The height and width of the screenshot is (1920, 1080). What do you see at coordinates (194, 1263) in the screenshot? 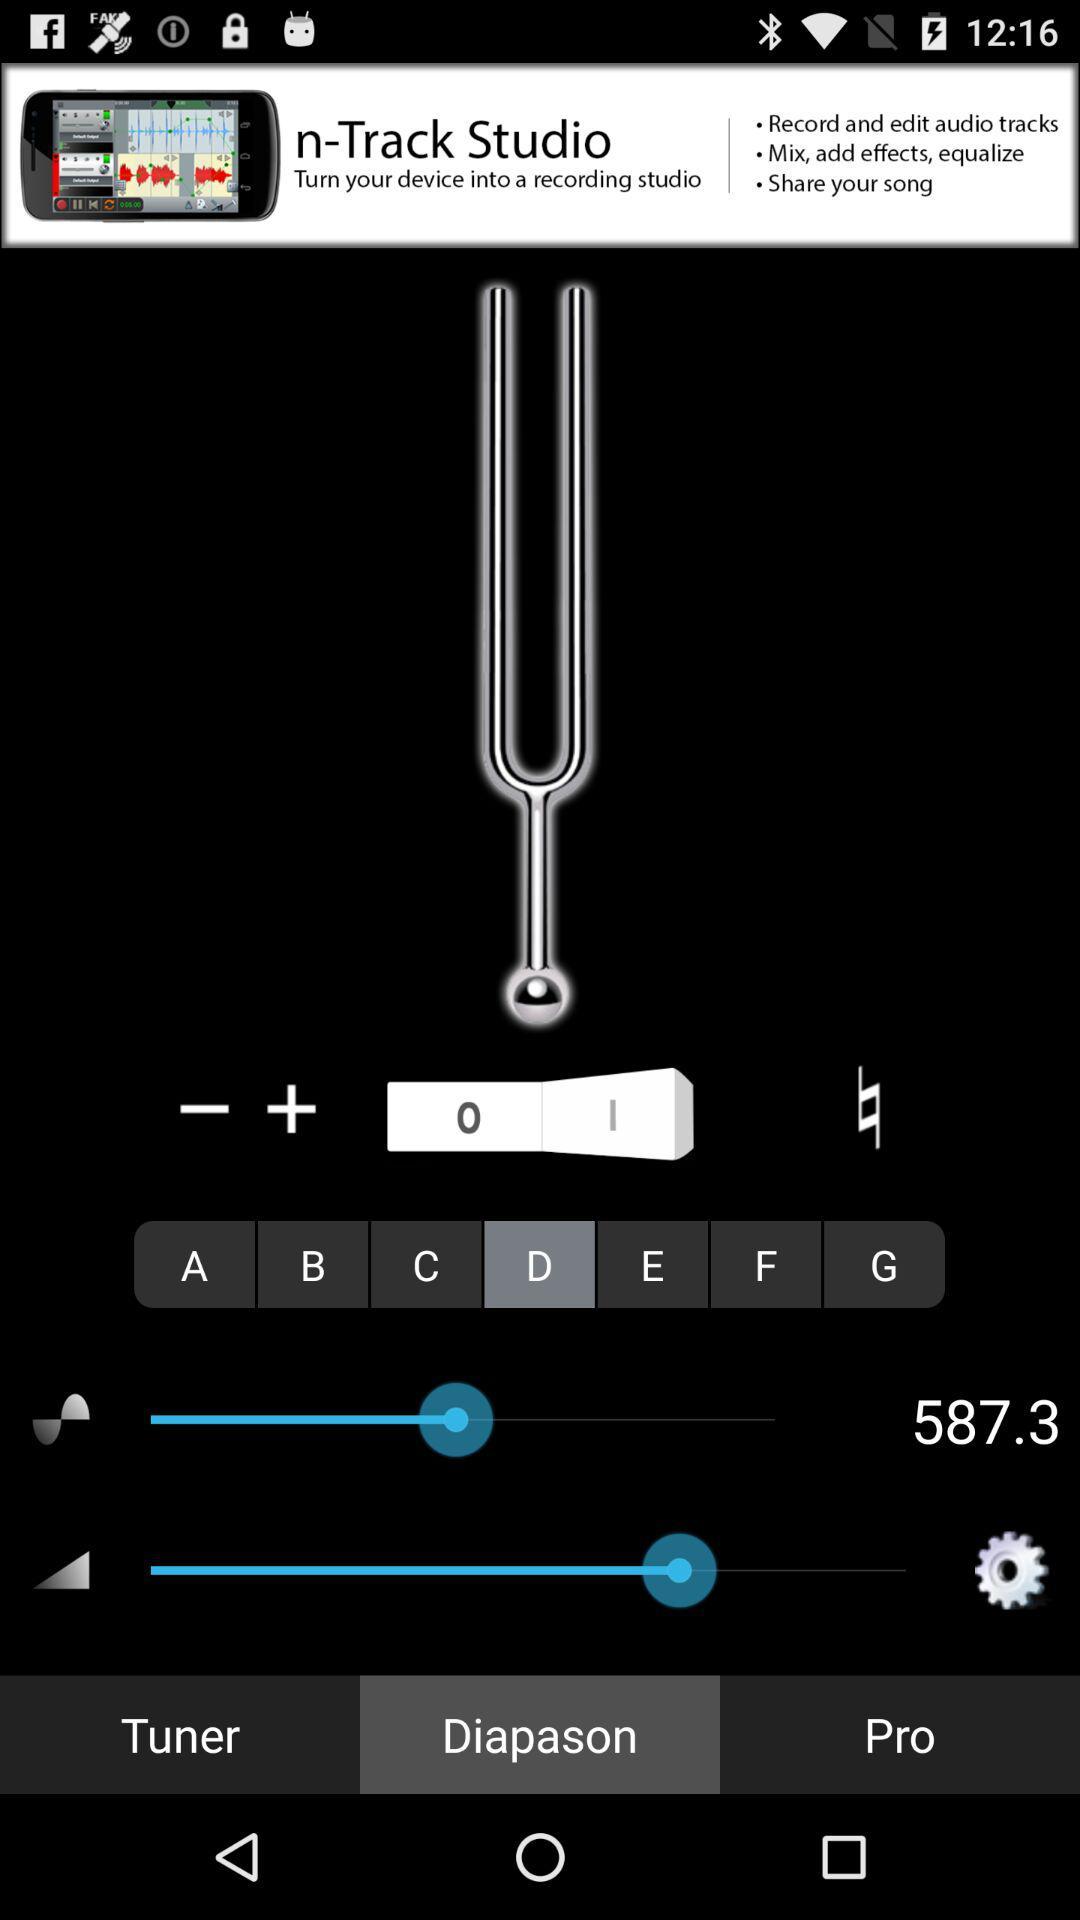
I see `the icon to the left of the b` at bounding box center [194, 1263].